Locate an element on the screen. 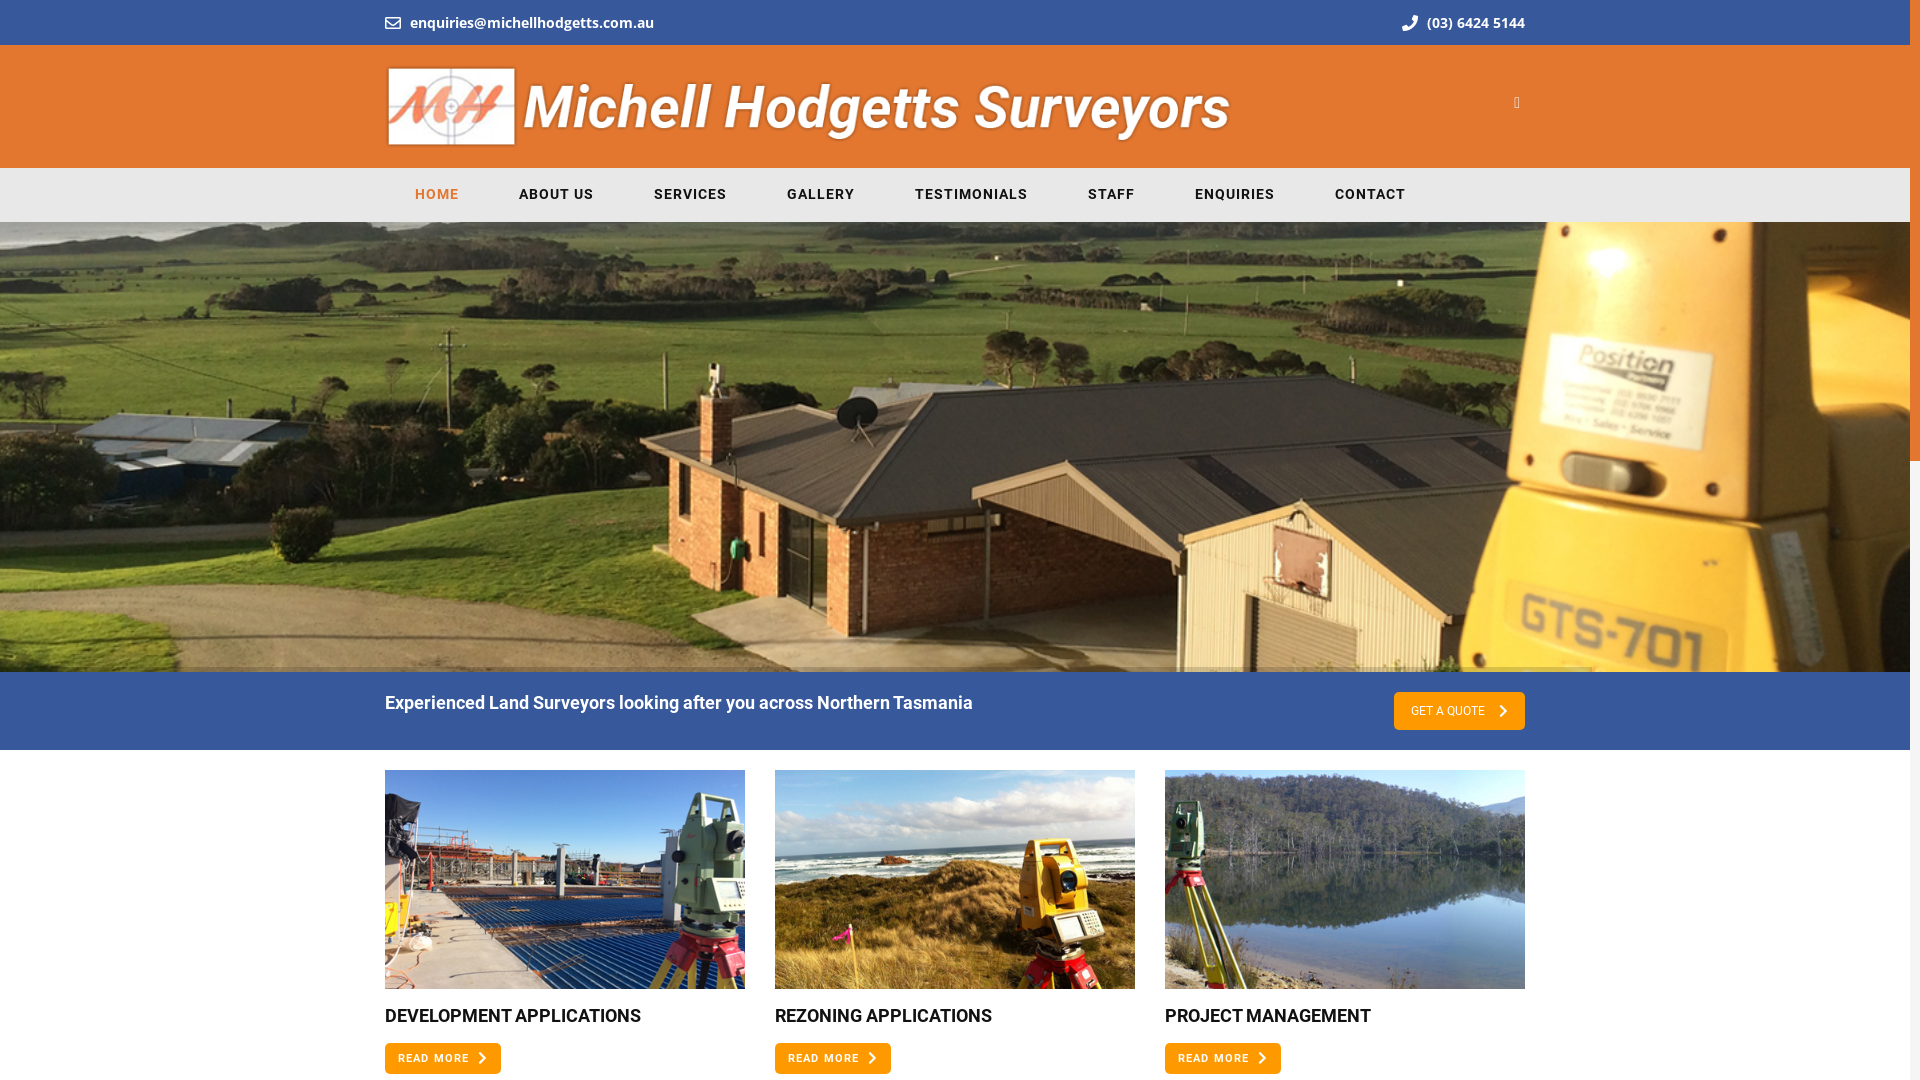  'TESTIMONIALS' is located at coordinates (883, 194).